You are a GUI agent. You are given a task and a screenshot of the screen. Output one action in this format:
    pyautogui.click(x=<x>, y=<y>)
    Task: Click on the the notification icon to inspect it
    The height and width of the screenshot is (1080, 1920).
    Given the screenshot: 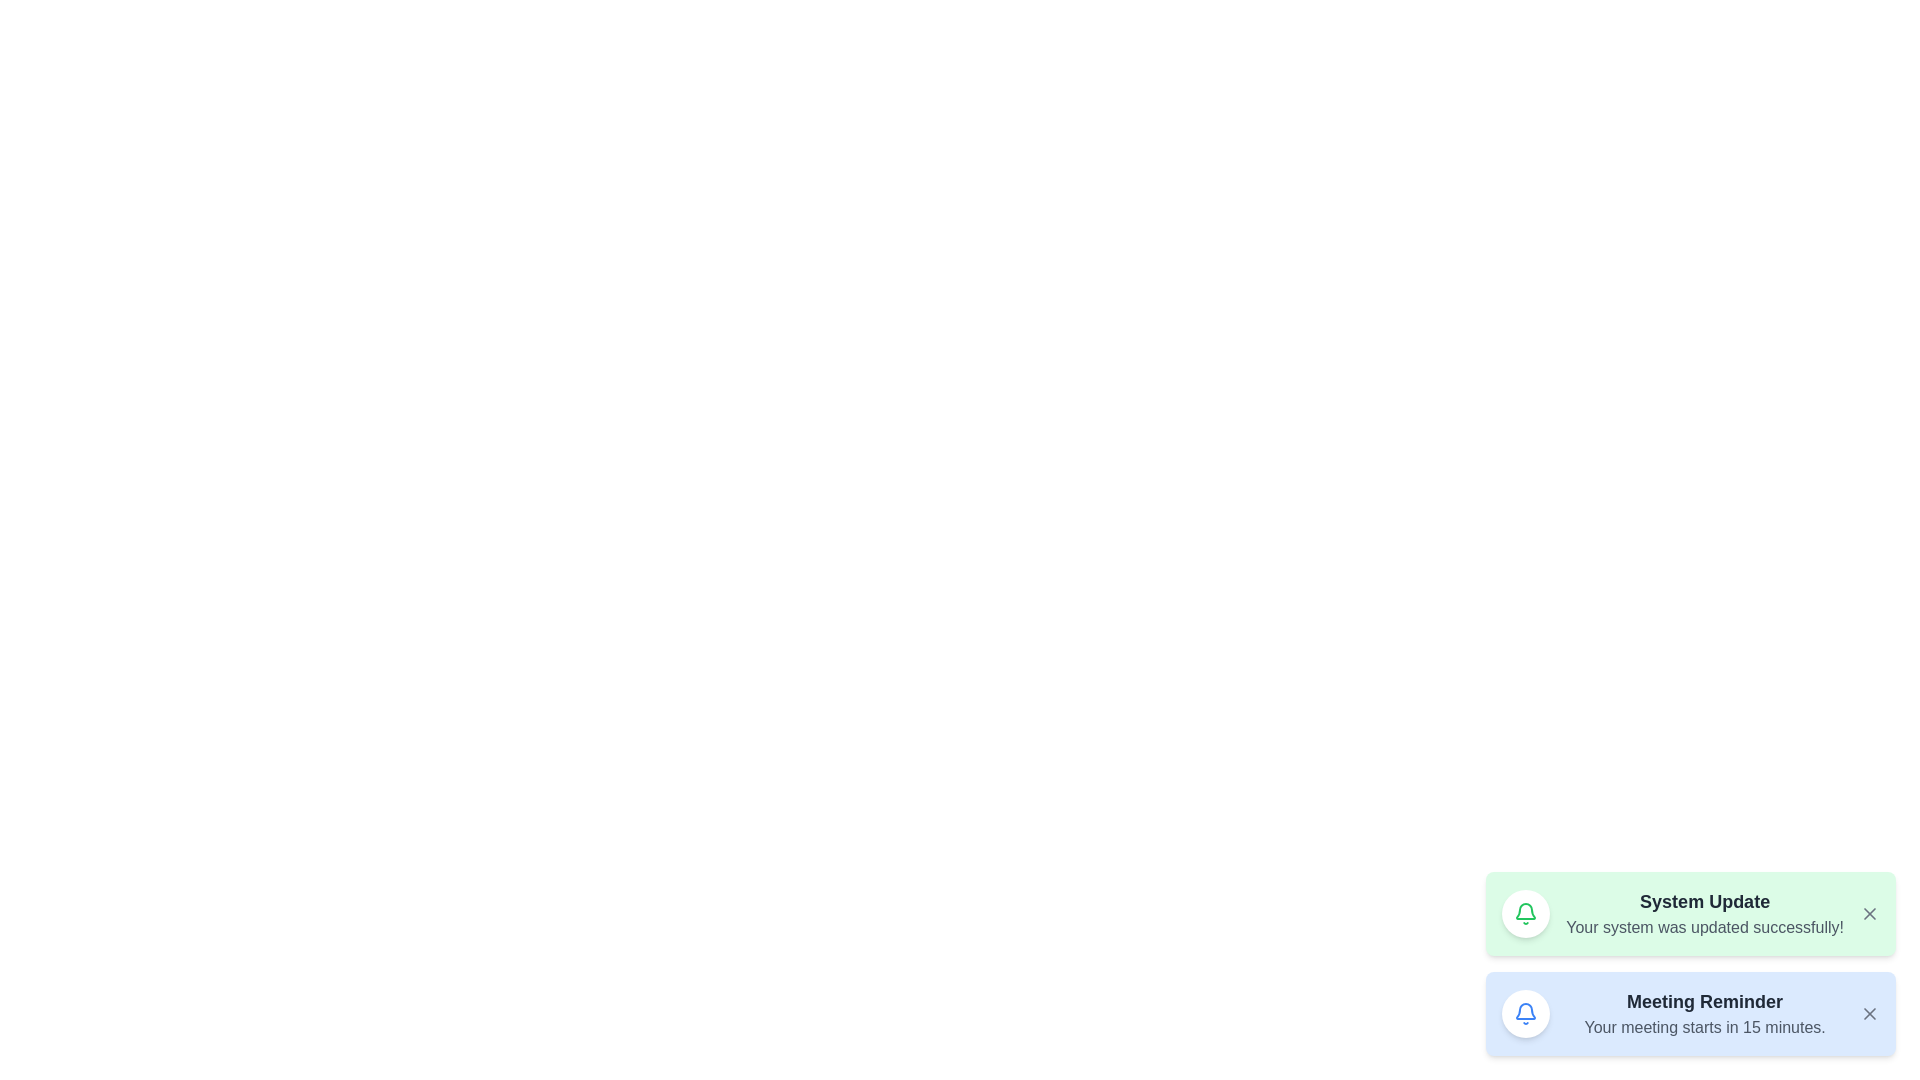 What is the action you would take?
    pyautogui.click(x=1525, y=914)
    